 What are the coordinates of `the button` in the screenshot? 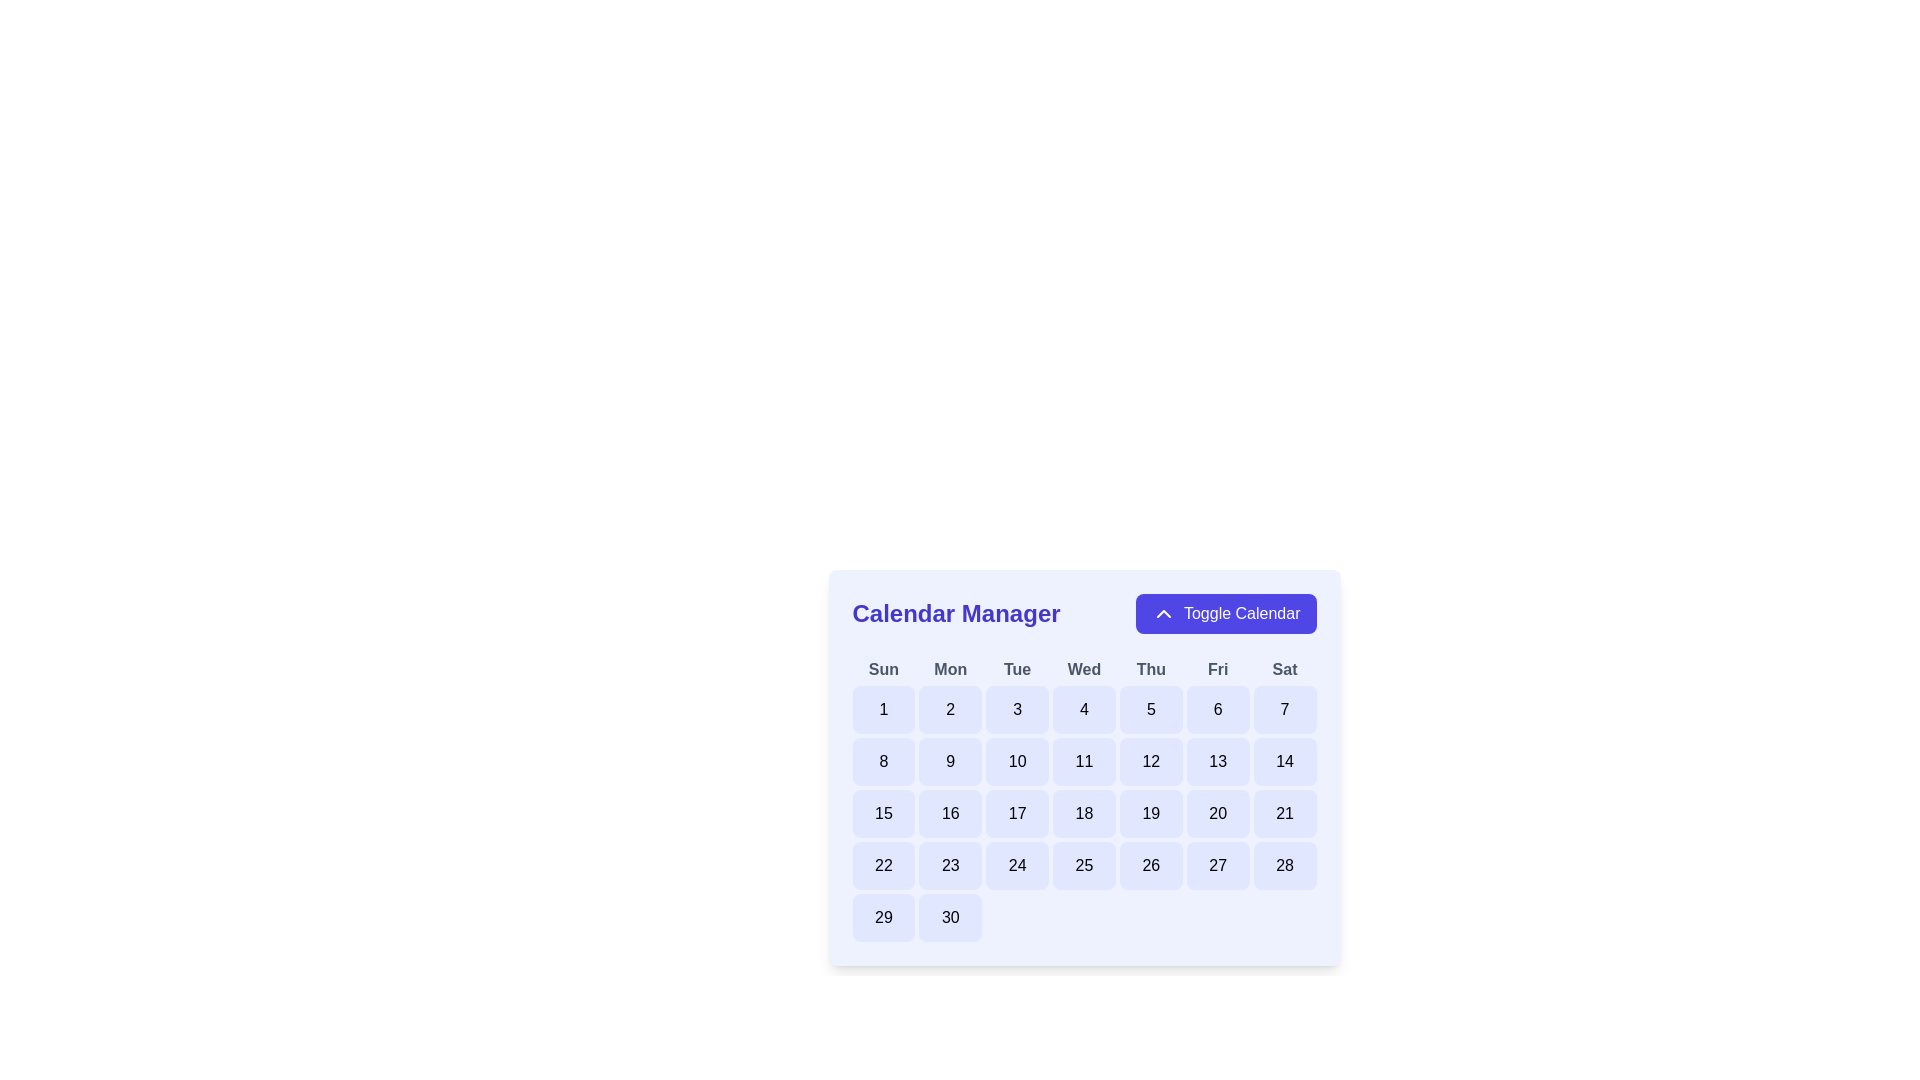 It's located at (1083, 865).